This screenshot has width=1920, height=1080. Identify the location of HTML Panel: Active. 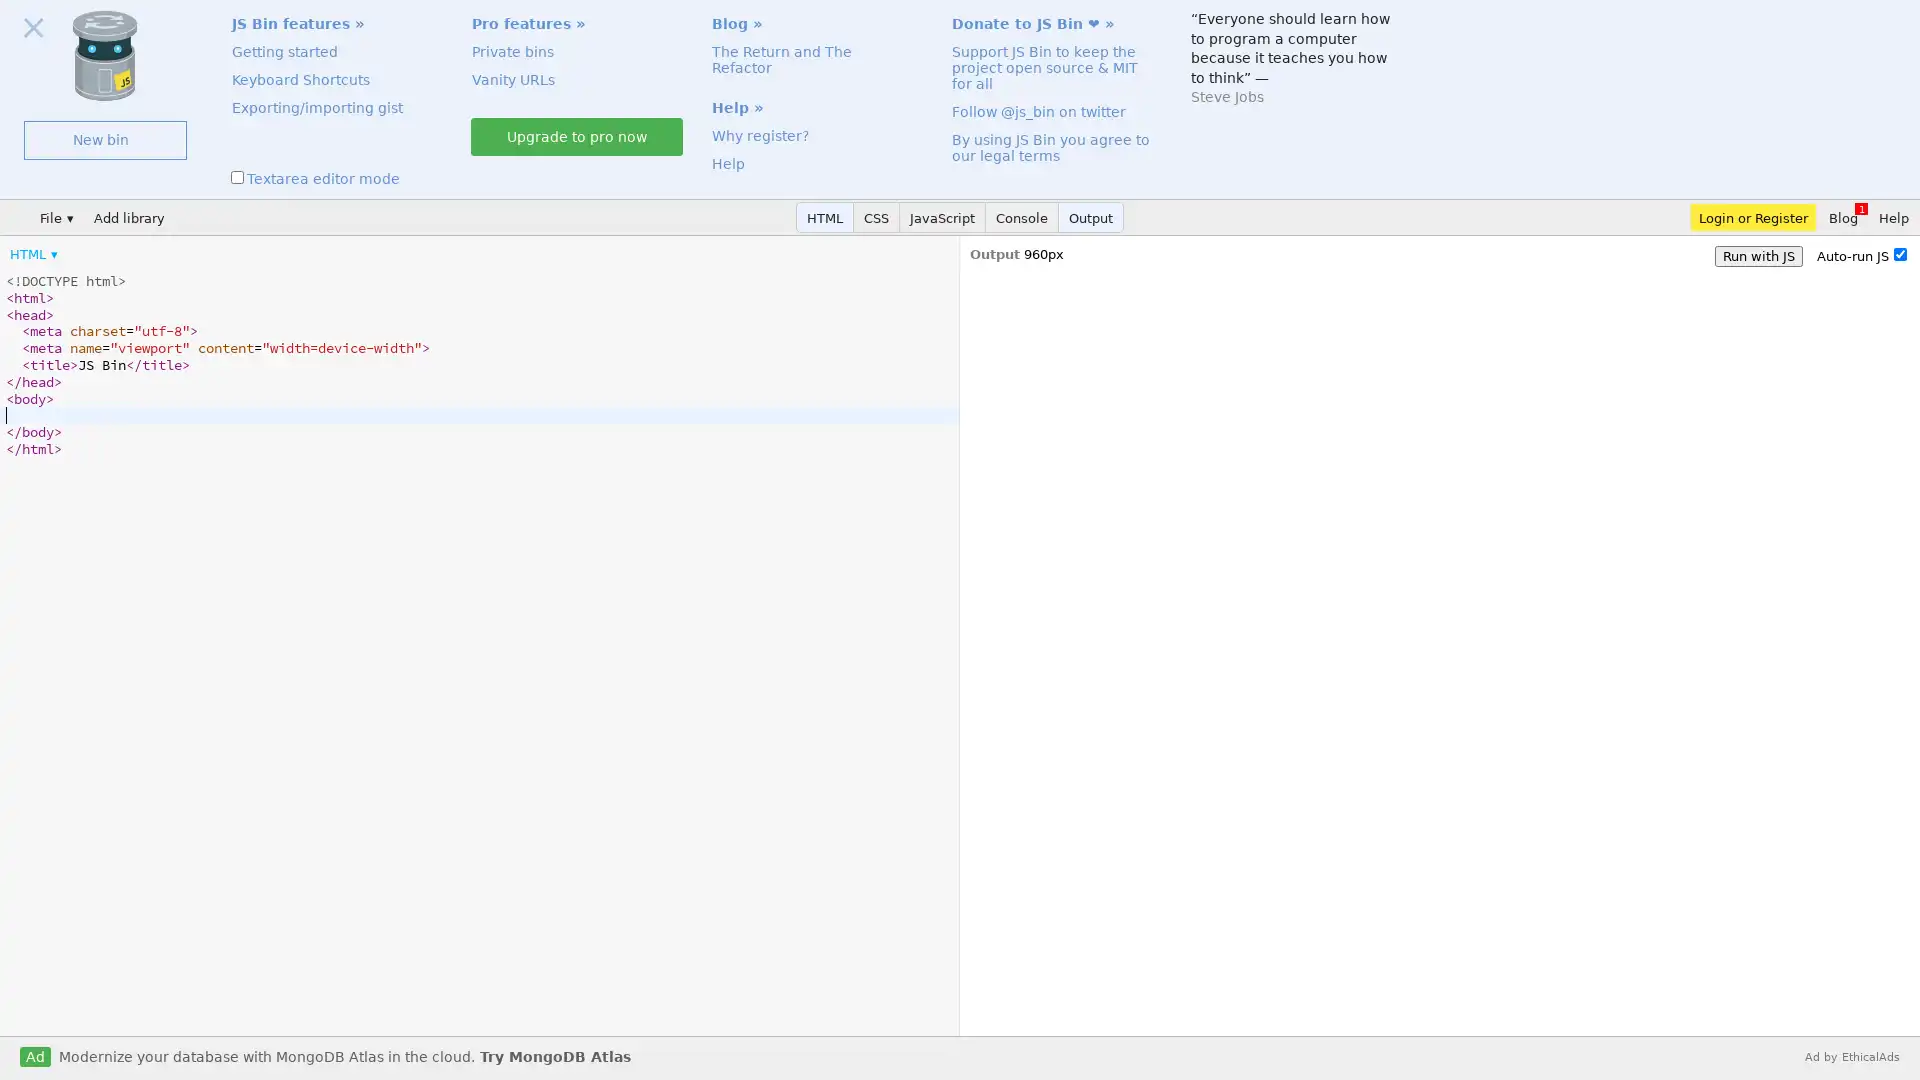
(825, 217).